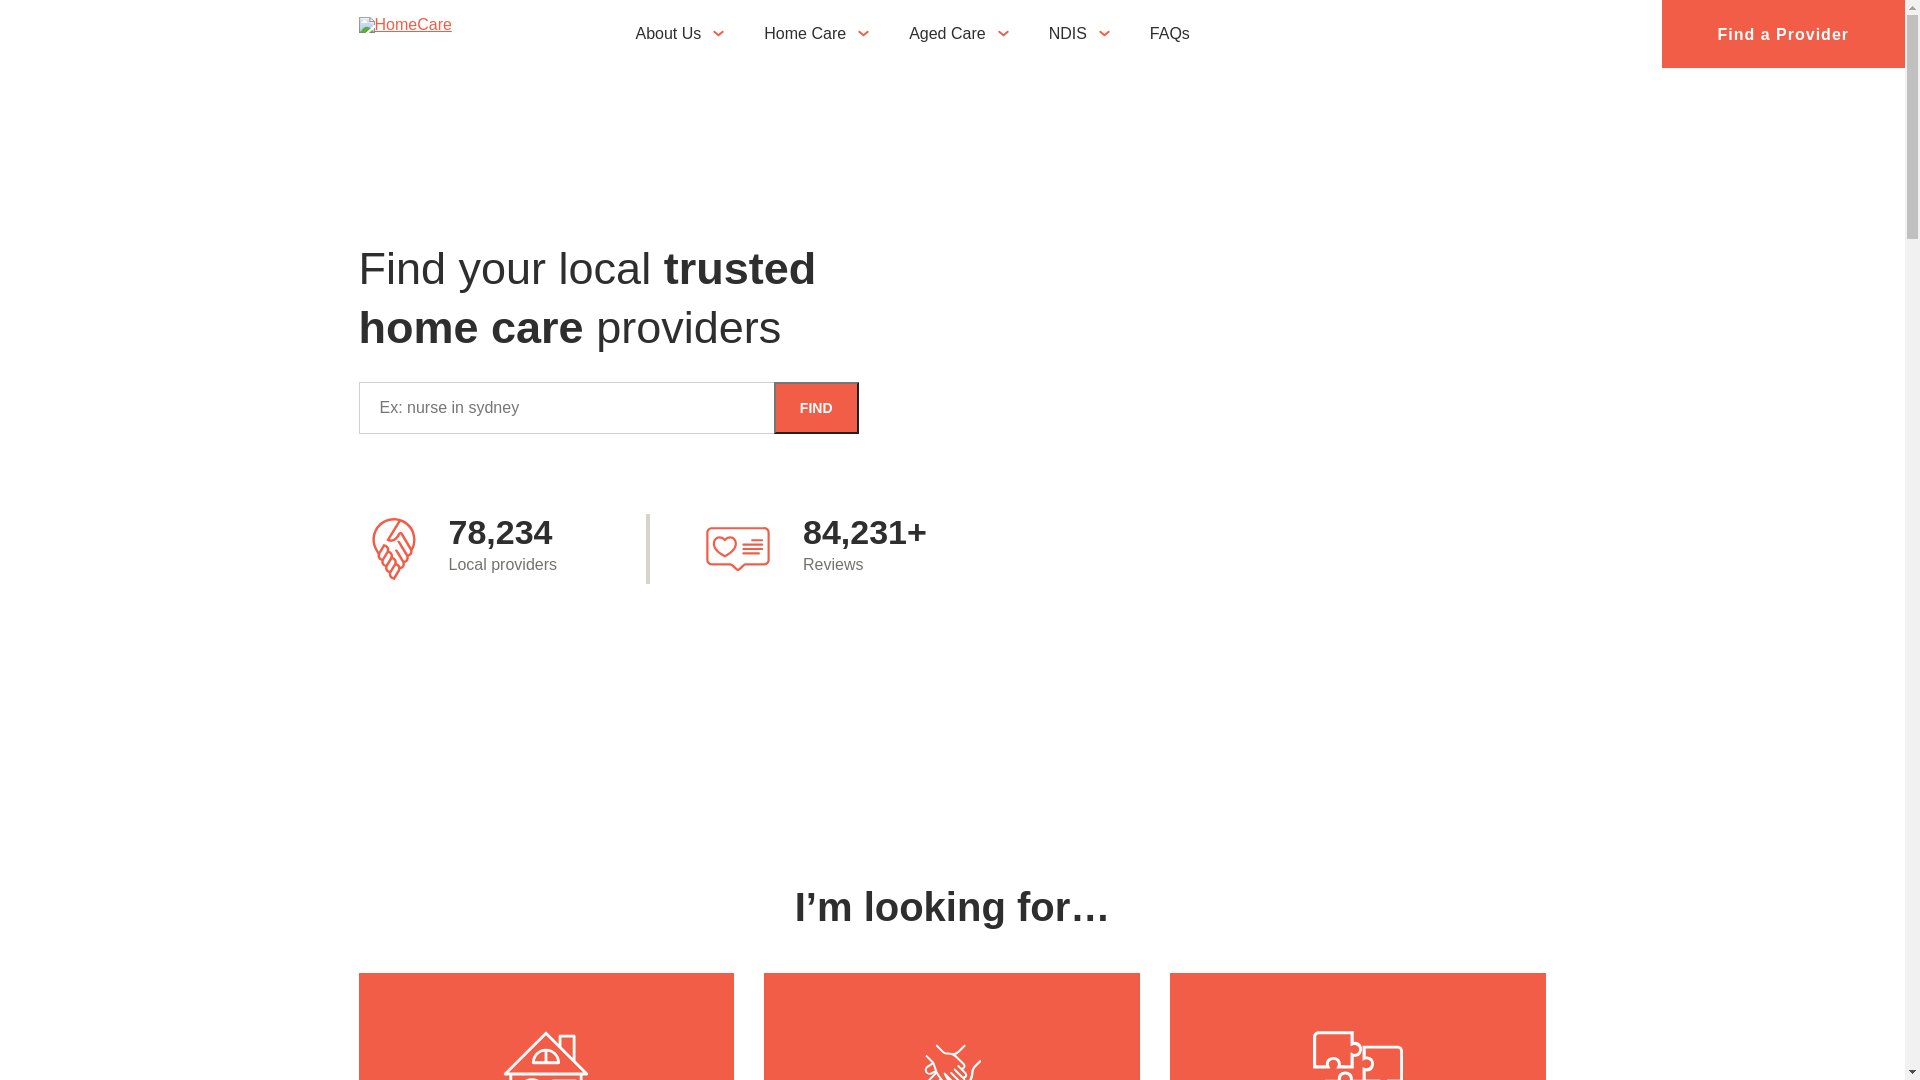 This screenshot has width=1920, height=1080. What do you see at coordinates (1783, 34) in the screenshot?
I see `'Find a Provider'` at bounding box center [1783, 34].